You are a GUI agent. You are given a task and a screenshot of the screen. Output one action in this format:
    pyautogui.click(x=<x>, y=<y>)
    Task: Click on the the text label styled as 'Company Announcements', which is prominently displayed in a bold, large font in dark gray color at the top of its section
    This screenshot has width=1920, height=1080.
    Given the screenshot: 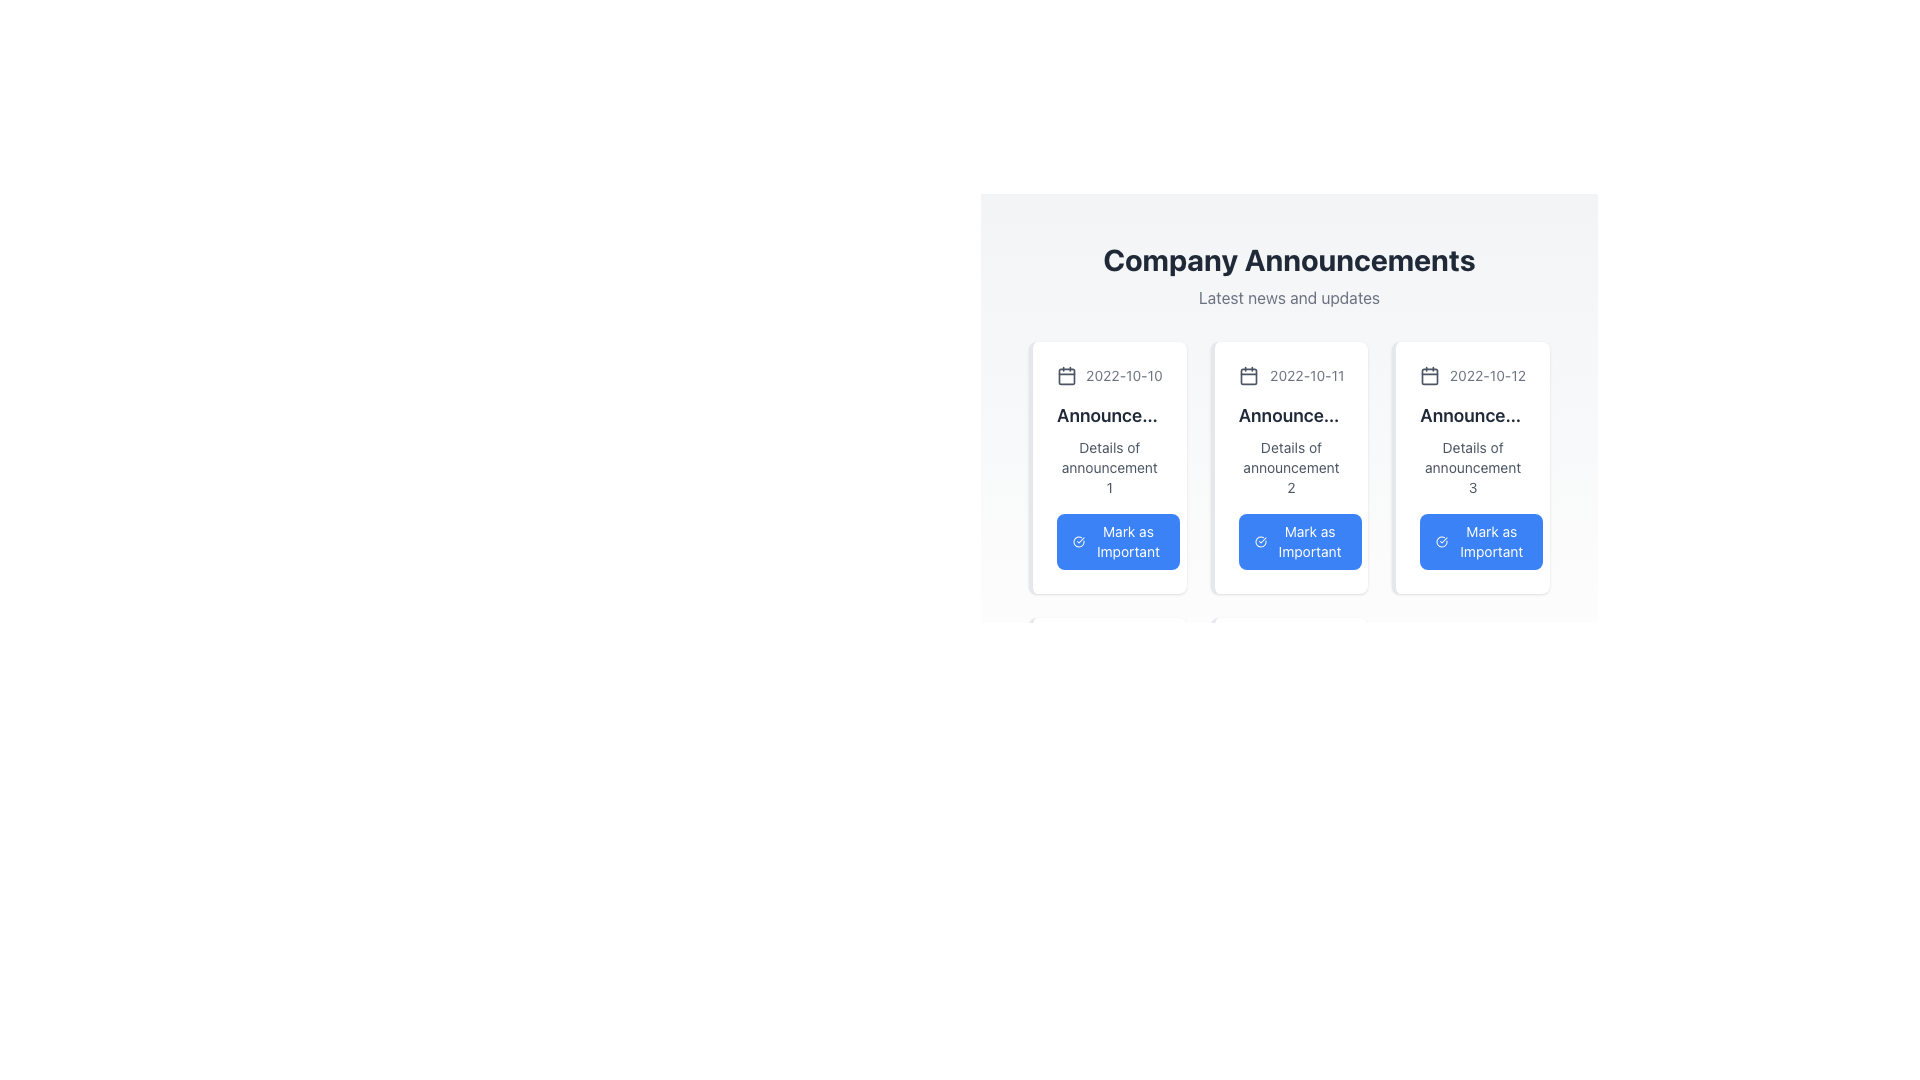 What is the action you would take?
    pyautogui.click(x=1289, y=258)
    